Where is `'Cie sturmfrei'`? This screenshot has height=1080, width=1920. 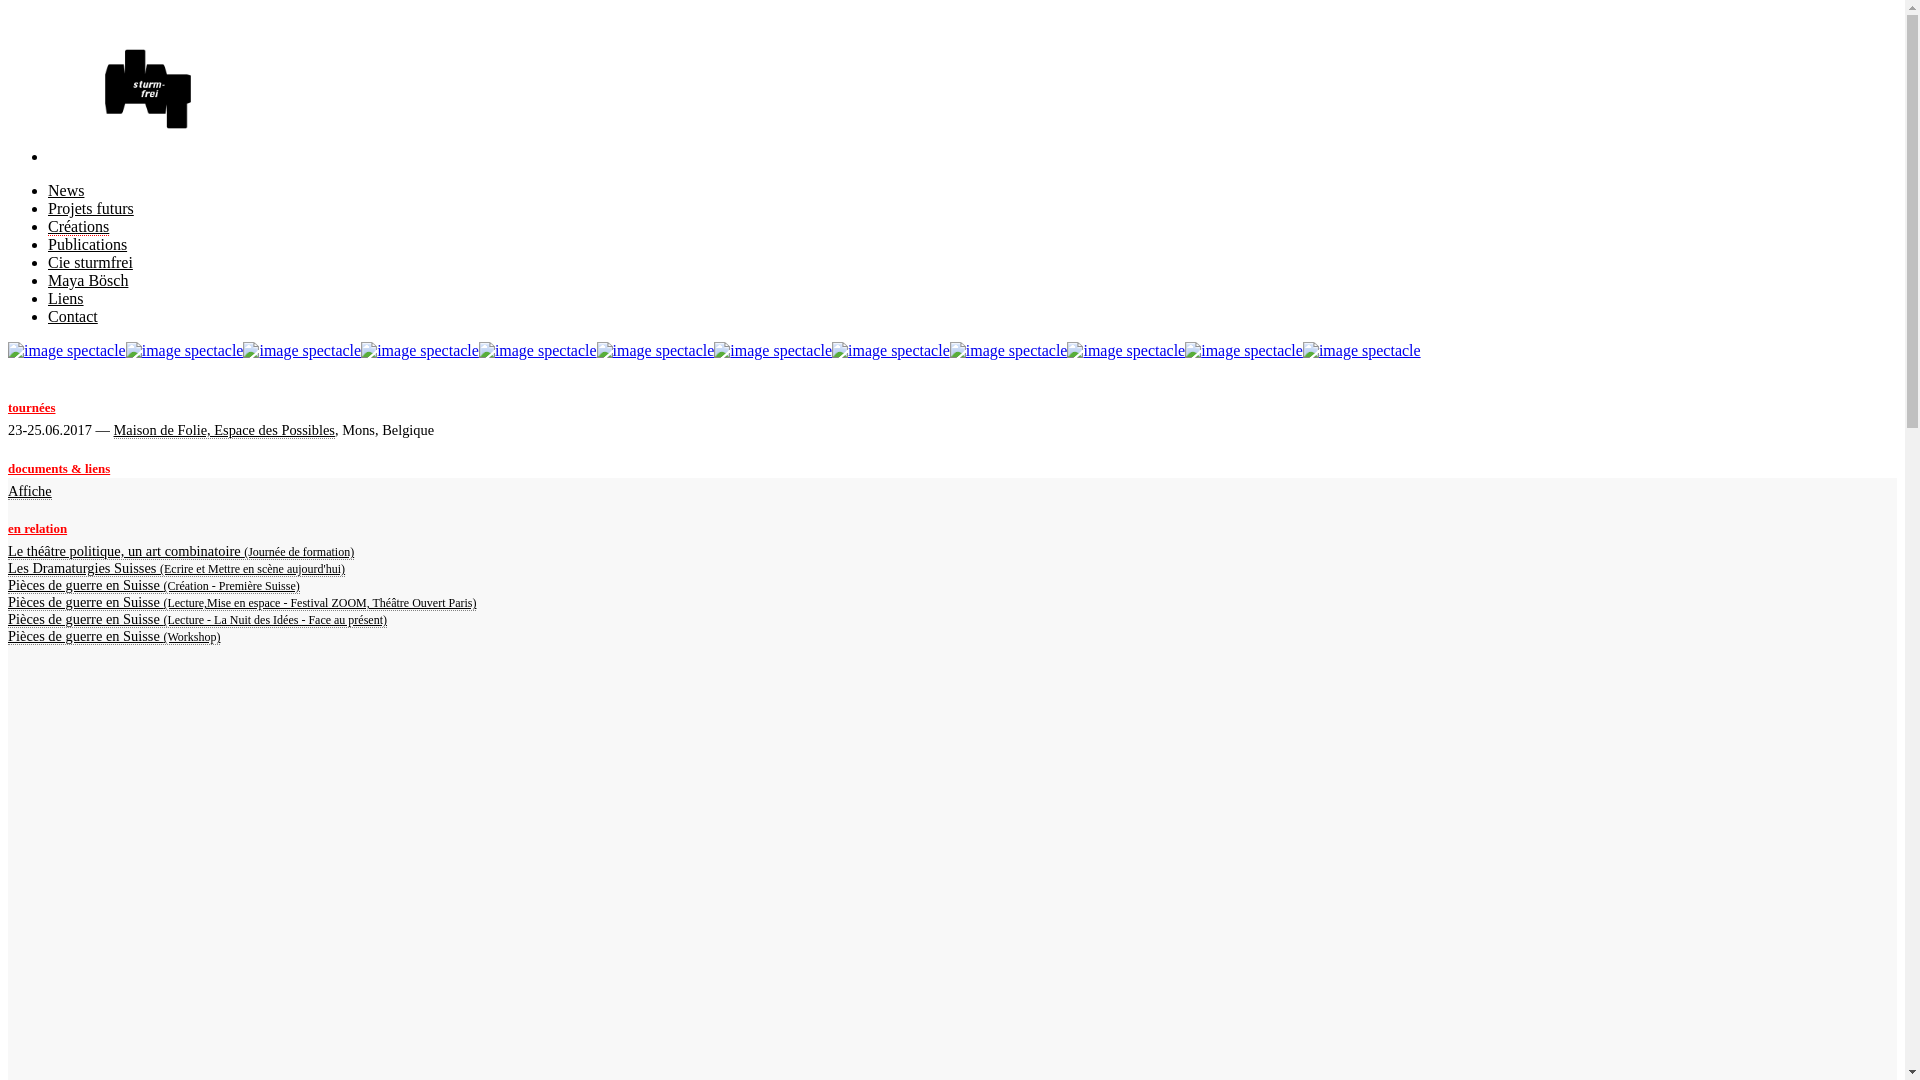 'Cie sturmfrei' is located at coordinates (89, 261).